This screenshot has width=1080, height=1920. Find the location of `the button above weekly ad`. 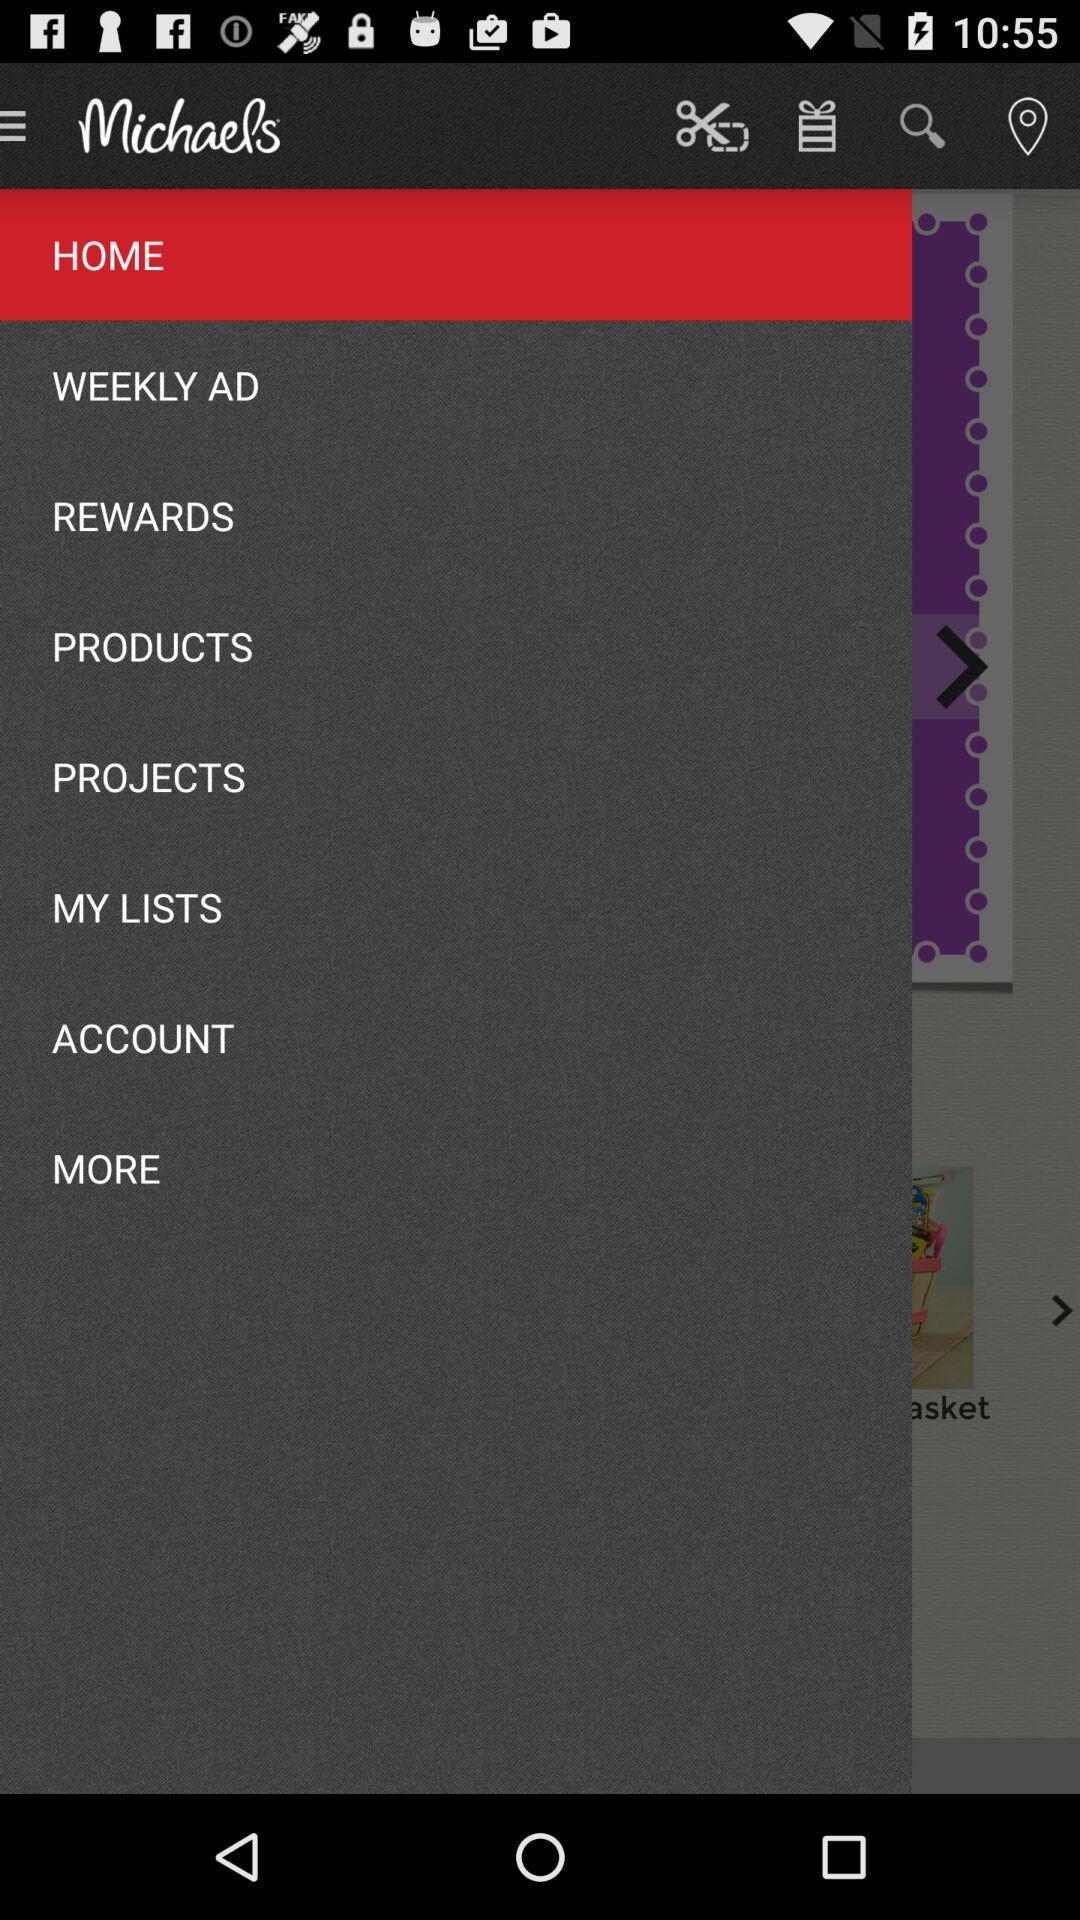

the button above weekly ad is located at coordinates (701, 1766).